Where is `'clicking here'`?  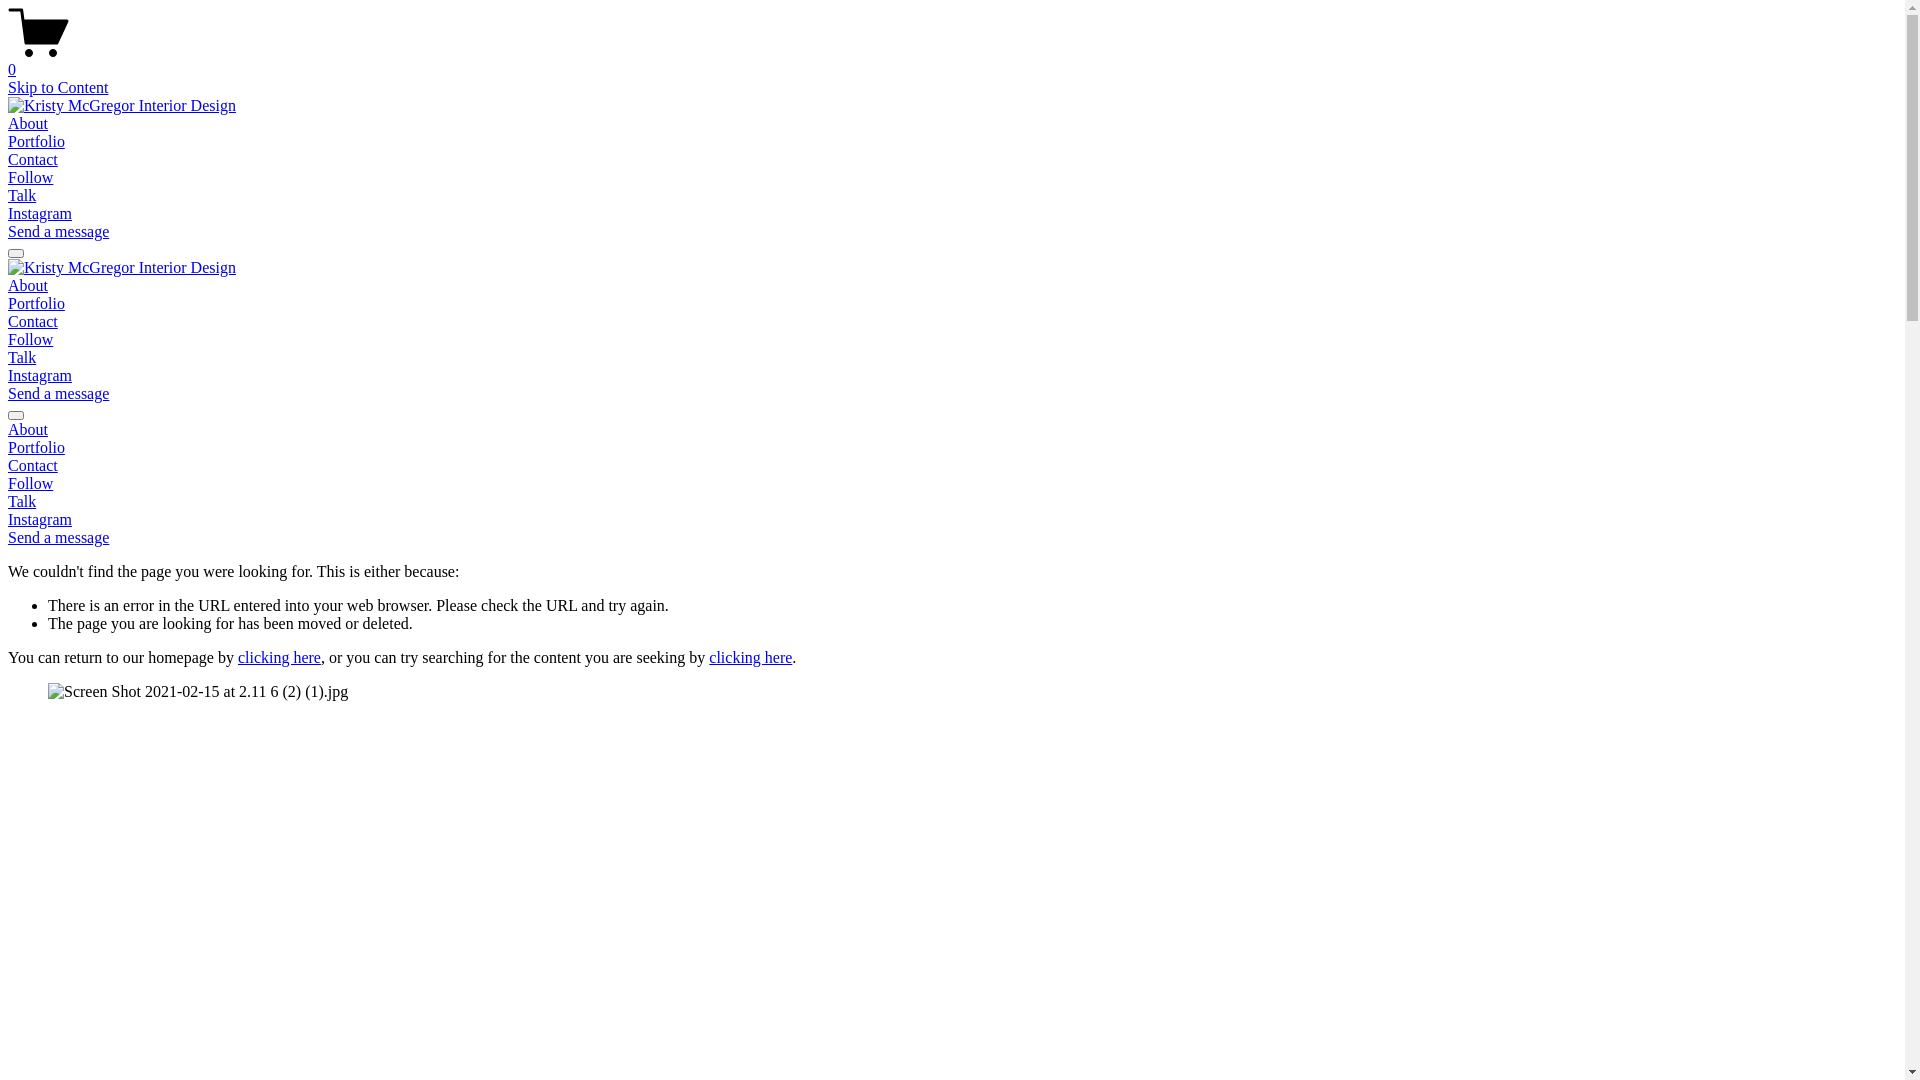
'clicking here' is located at coordinates (278, 657).